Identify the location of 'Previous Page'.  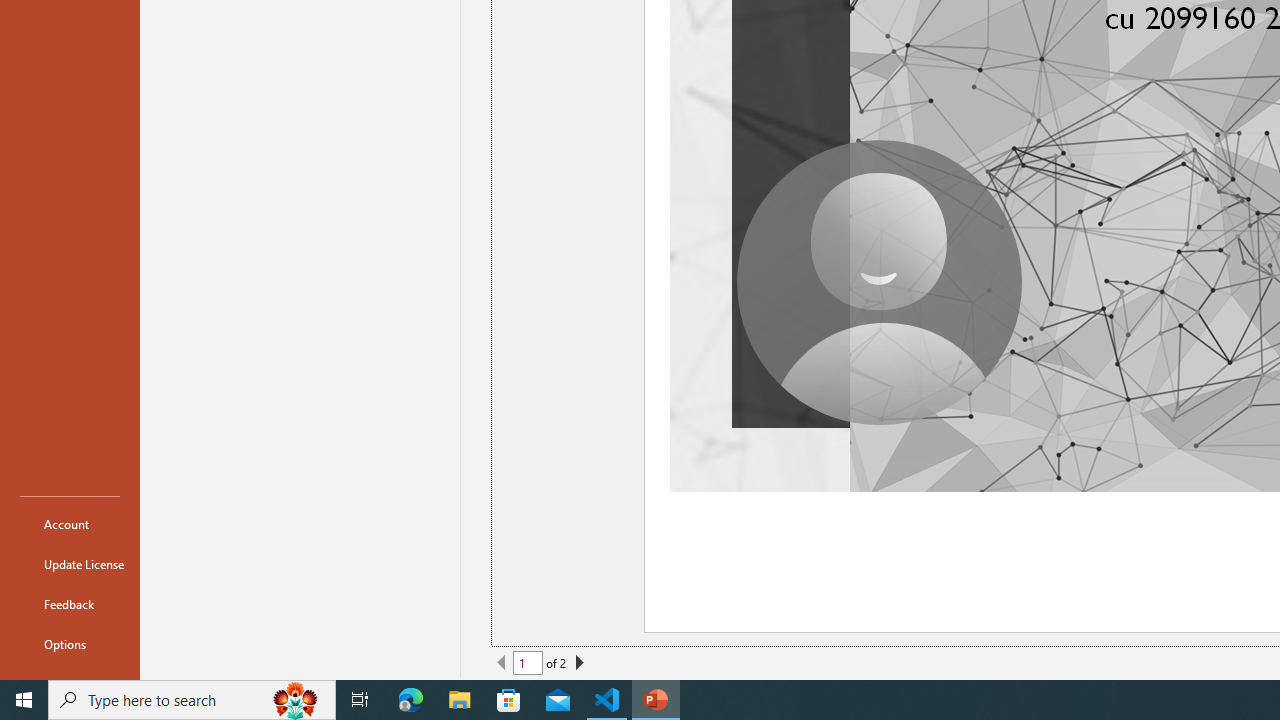
(502, 663).